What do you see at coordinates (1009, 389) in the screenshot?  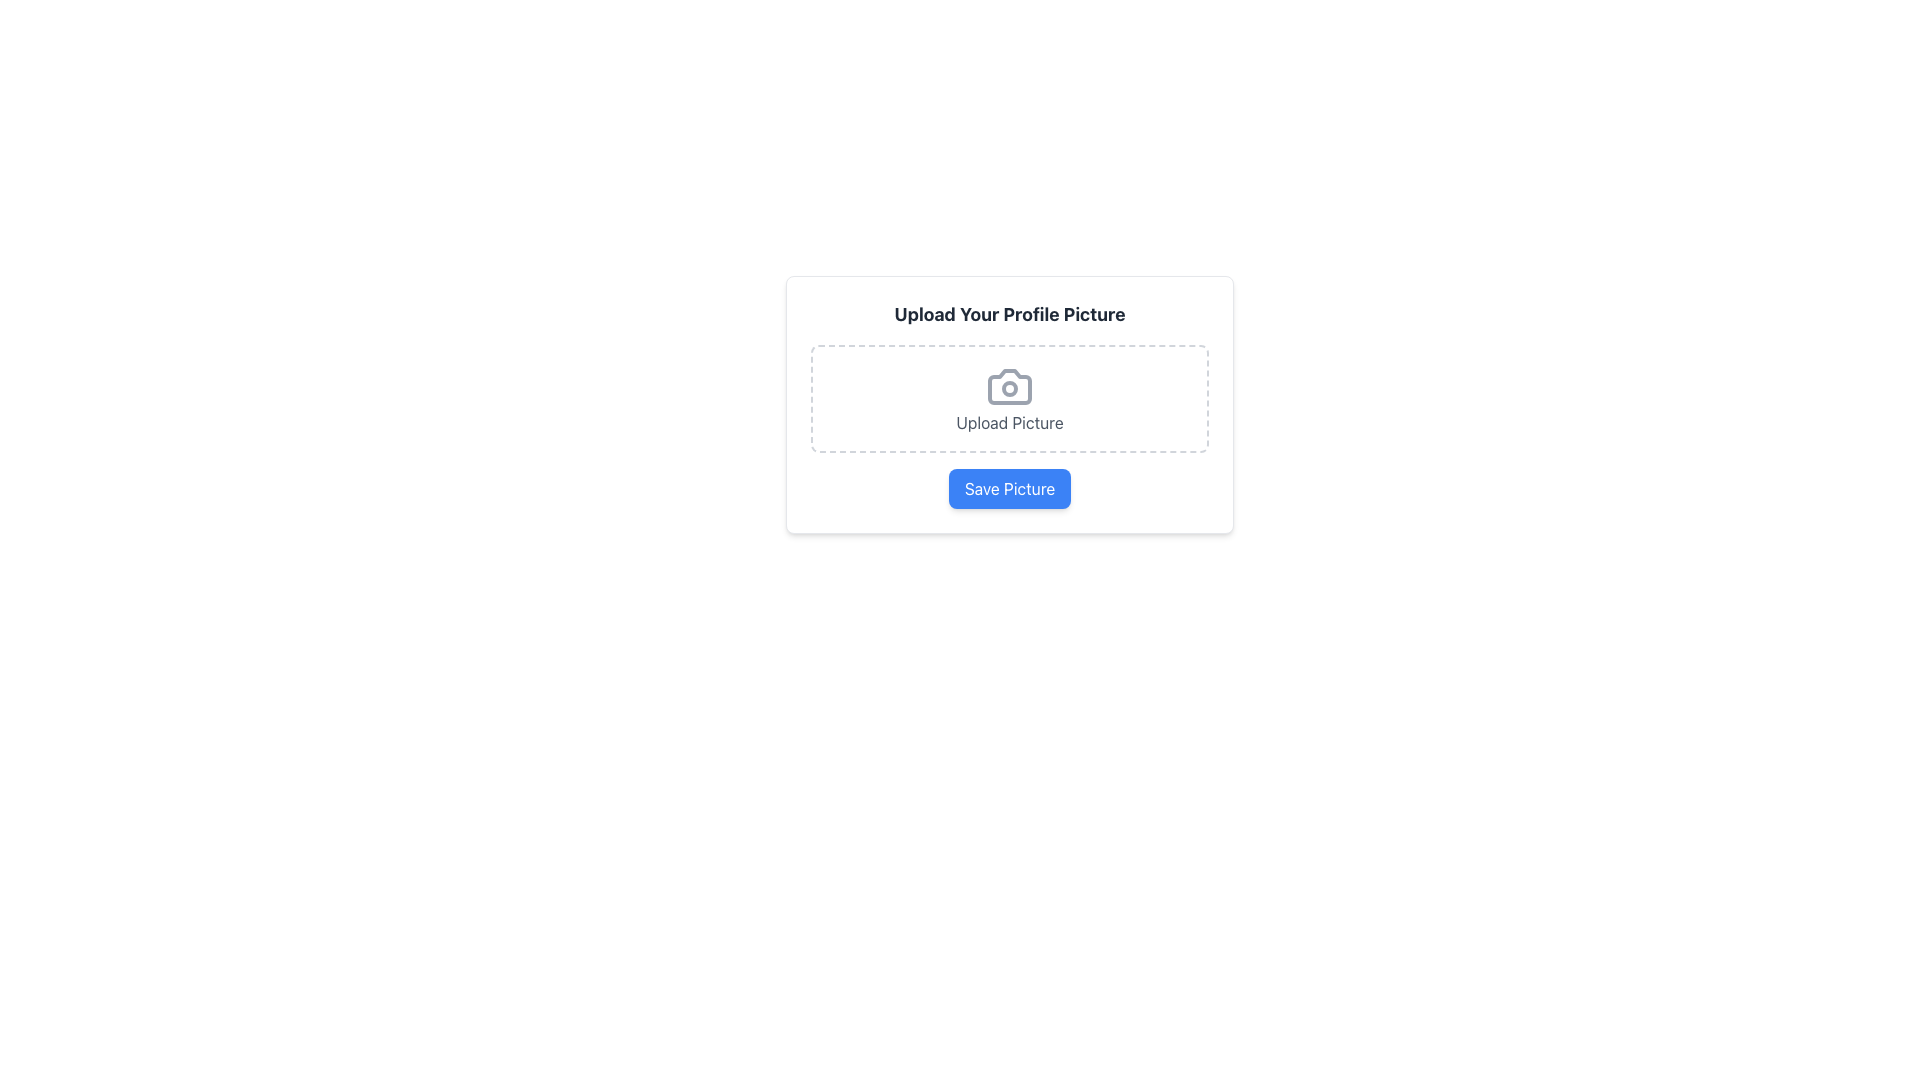 I see `the ornamental circular element in the center of the camera icon, which is part of a dashed bordered area located near the upper center of the interface` at bounding box center [1009, 389].